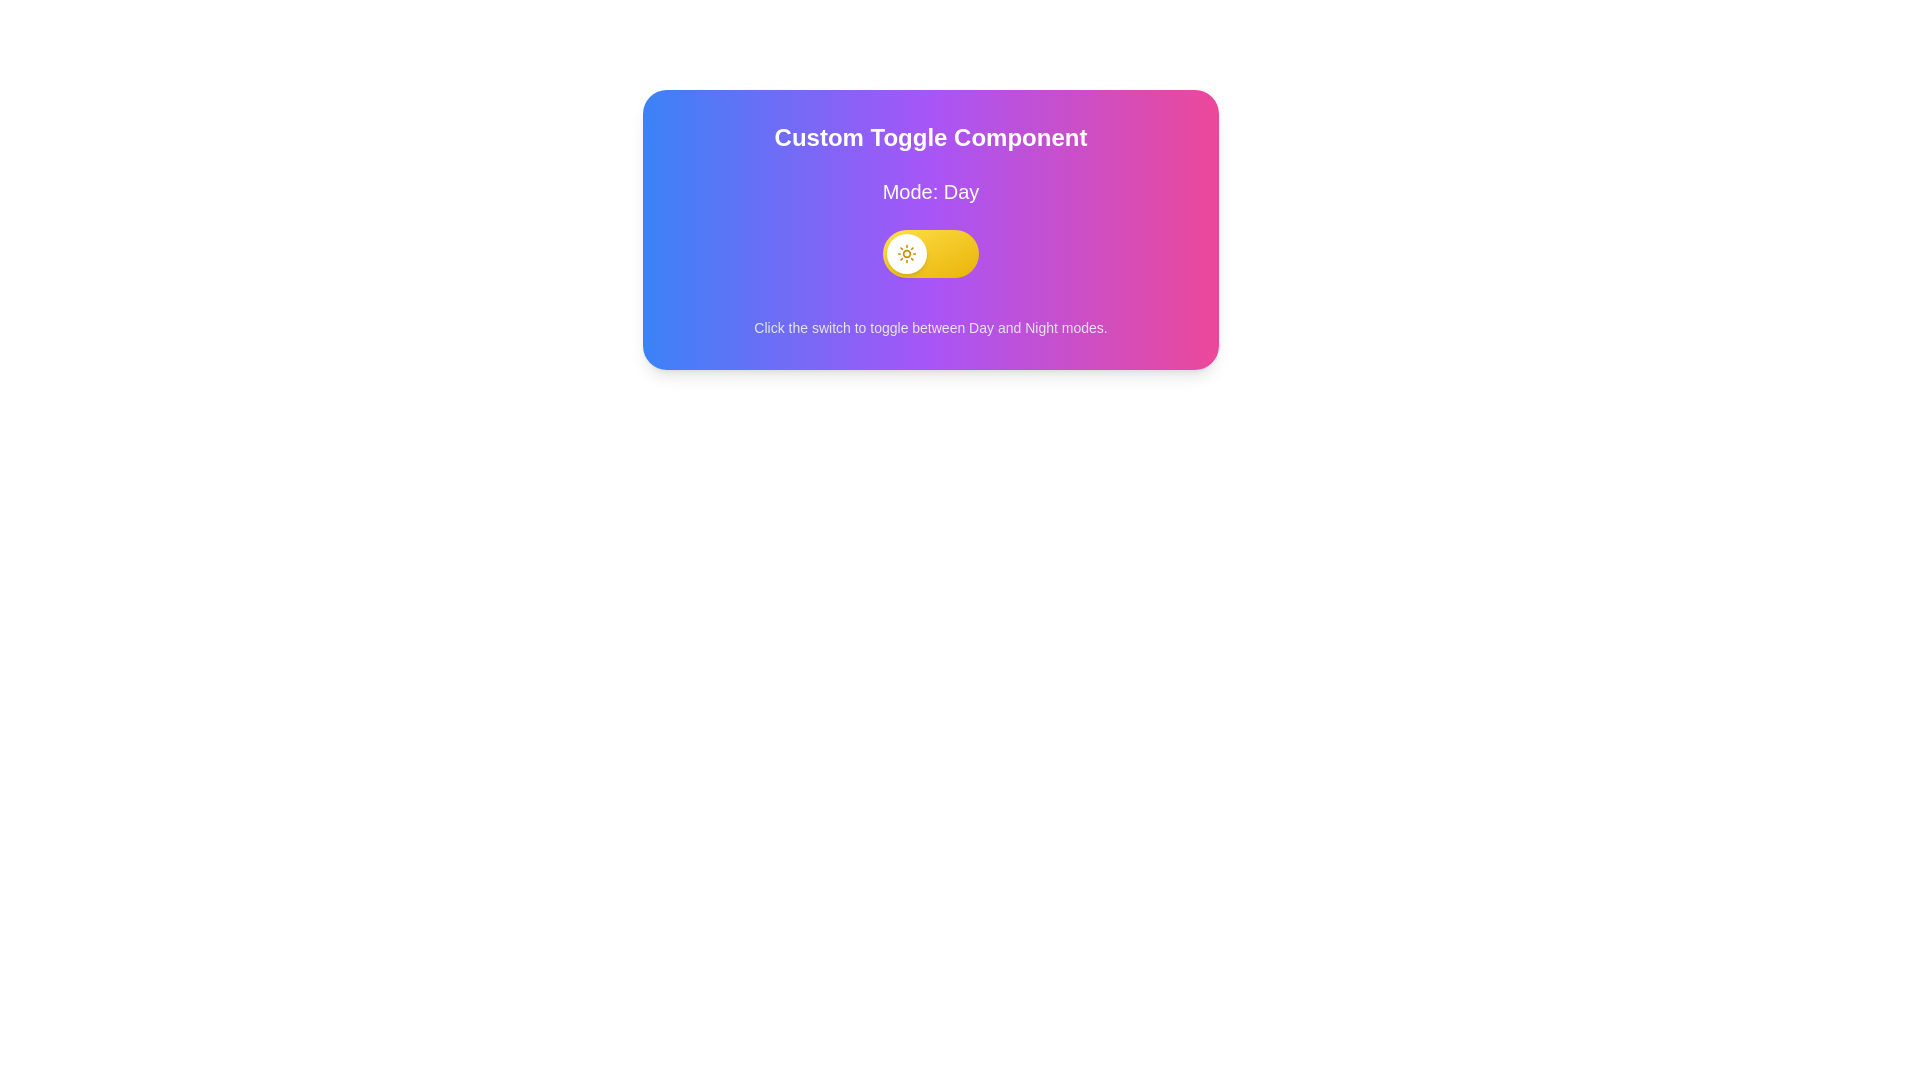 The height and width of the screenshot is (1080, 1920). I want to click on the 'Day' mode visual indicator within the toggle switch component, so click(906, 253).